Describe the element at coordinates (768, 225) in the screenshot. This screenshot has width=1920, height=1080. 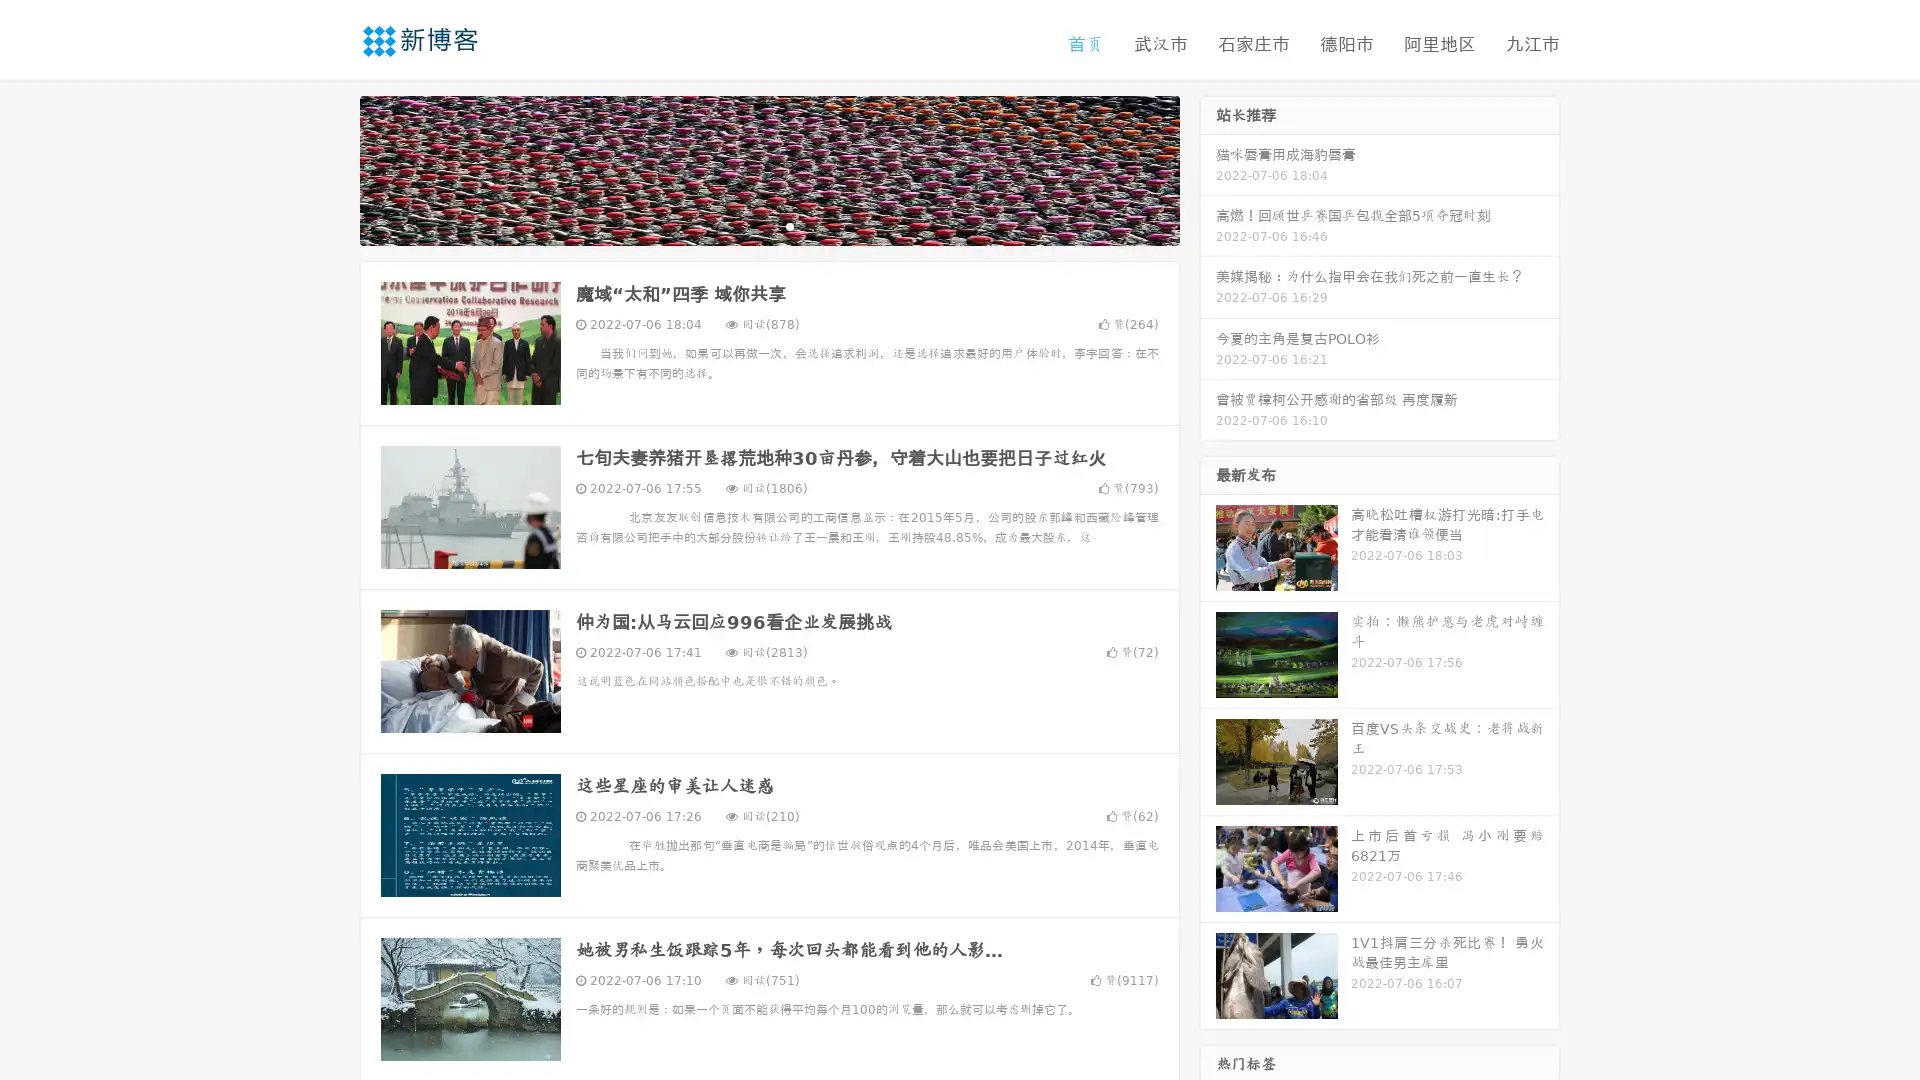
I see `Go to slide 2` at that location.